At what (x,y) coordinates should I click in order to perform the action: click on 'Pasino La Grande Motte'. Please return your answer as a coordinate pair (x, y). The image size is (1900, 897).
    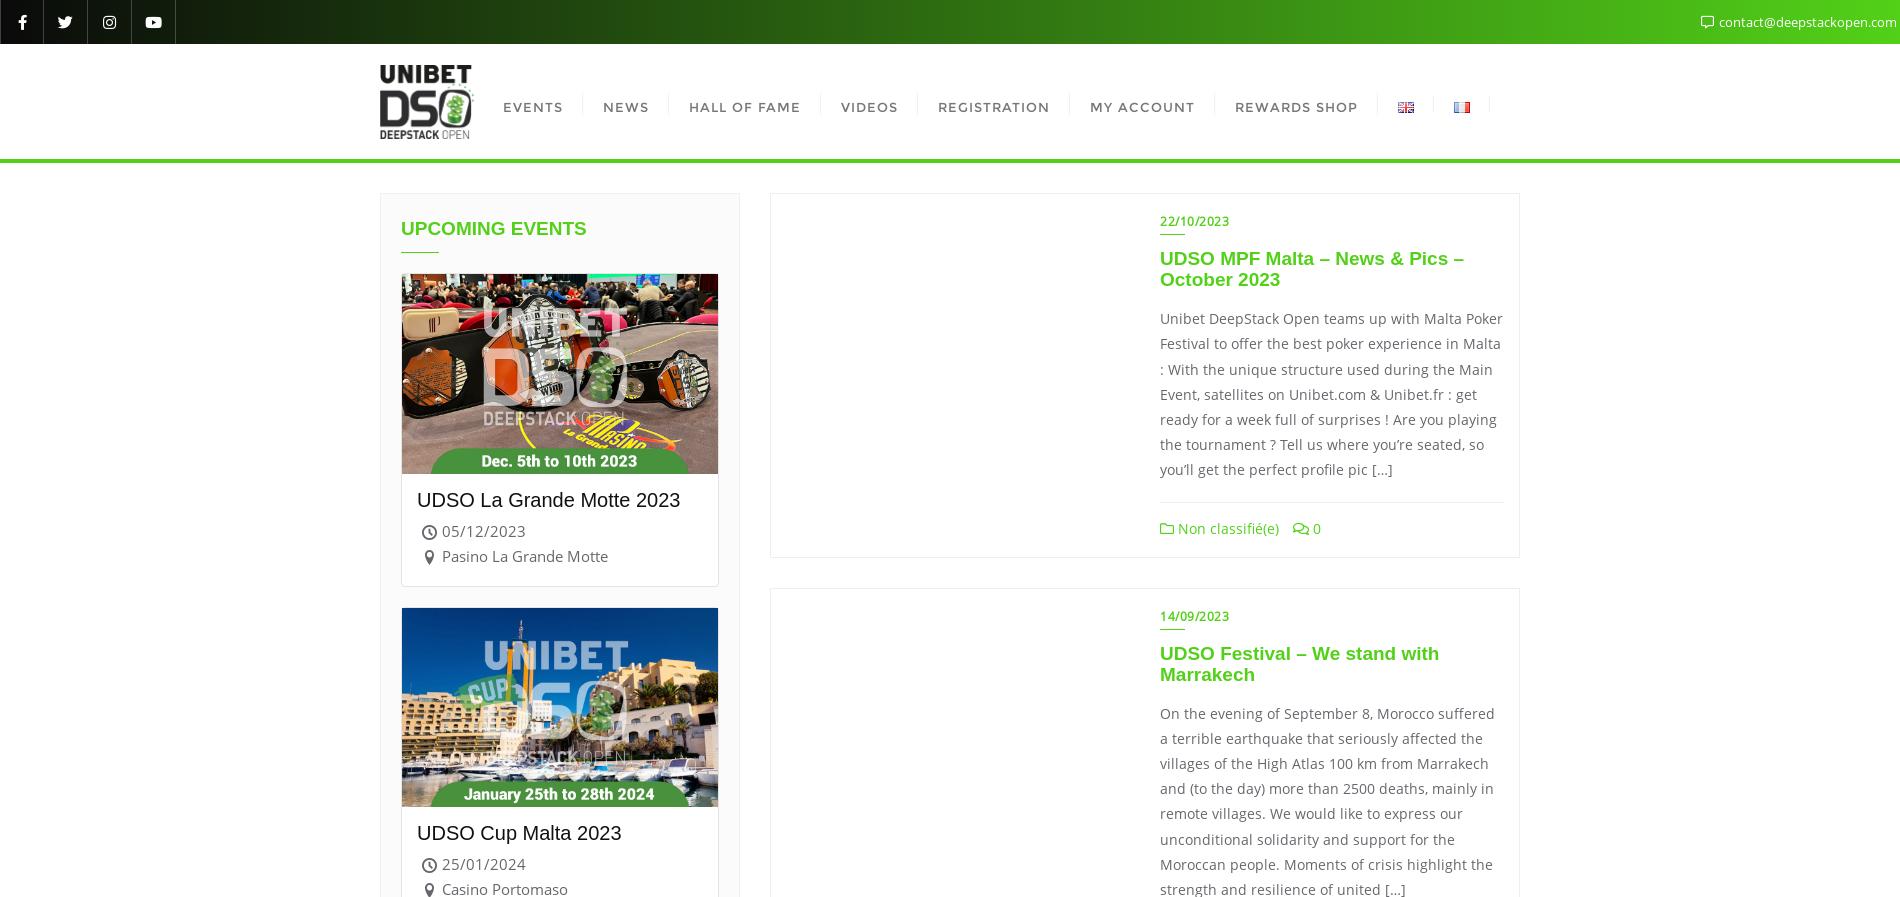
    Looking at the image, I should click on (524, 554).